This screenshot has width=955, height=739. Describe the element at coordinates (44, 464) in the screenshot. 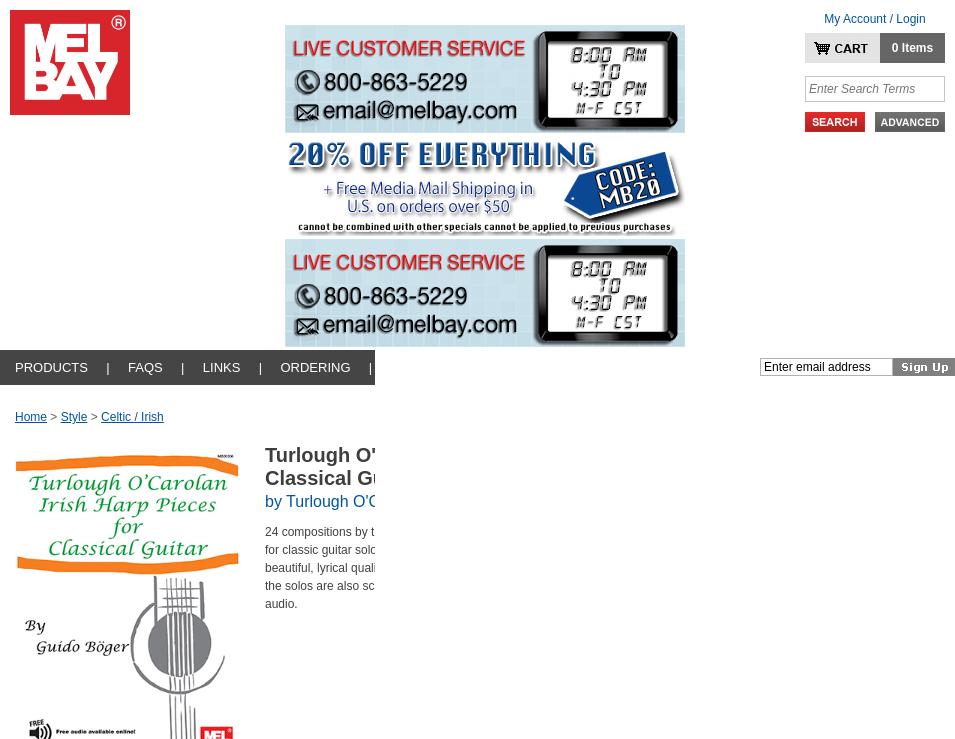

I see `'Mel Bay Licensing'` at that location.